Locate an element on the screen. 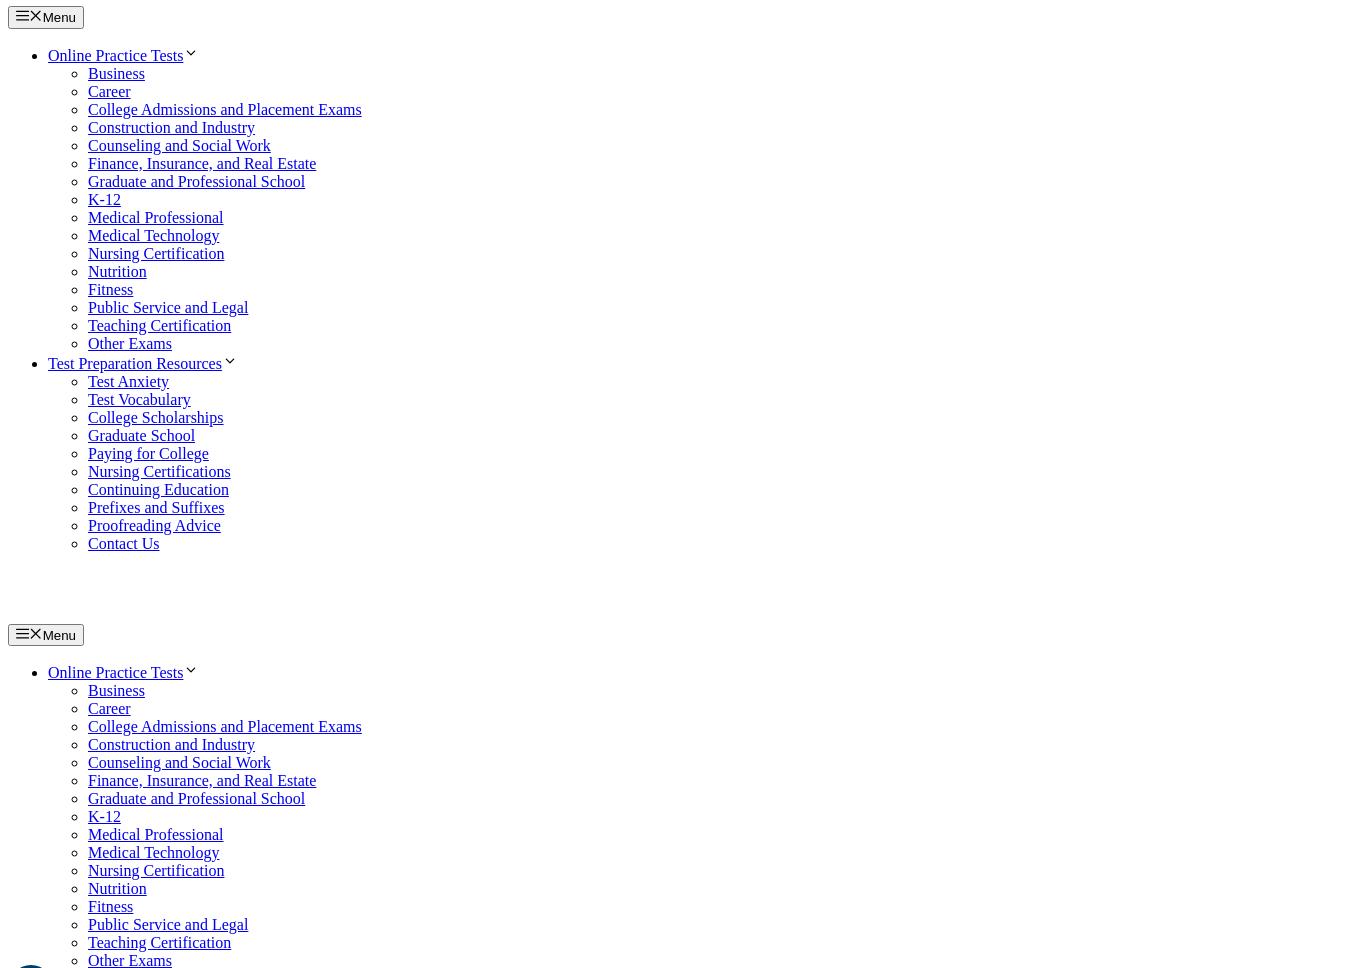  'Test Anxiety' is located at coordinates (128, 379).